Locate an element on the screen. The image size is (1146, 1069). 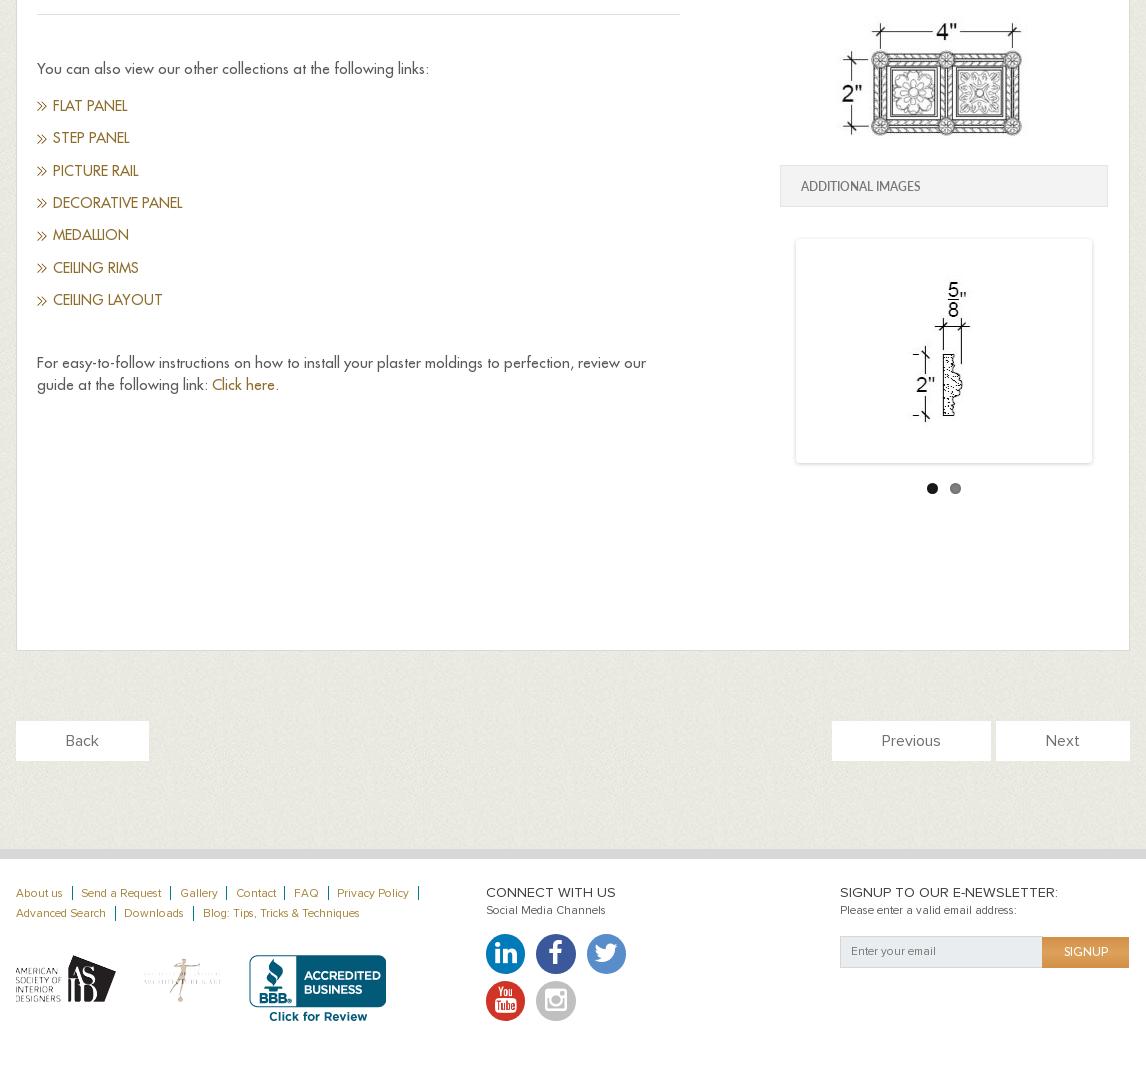
'Ceiling Rims' is located at coordinates (96, 266).